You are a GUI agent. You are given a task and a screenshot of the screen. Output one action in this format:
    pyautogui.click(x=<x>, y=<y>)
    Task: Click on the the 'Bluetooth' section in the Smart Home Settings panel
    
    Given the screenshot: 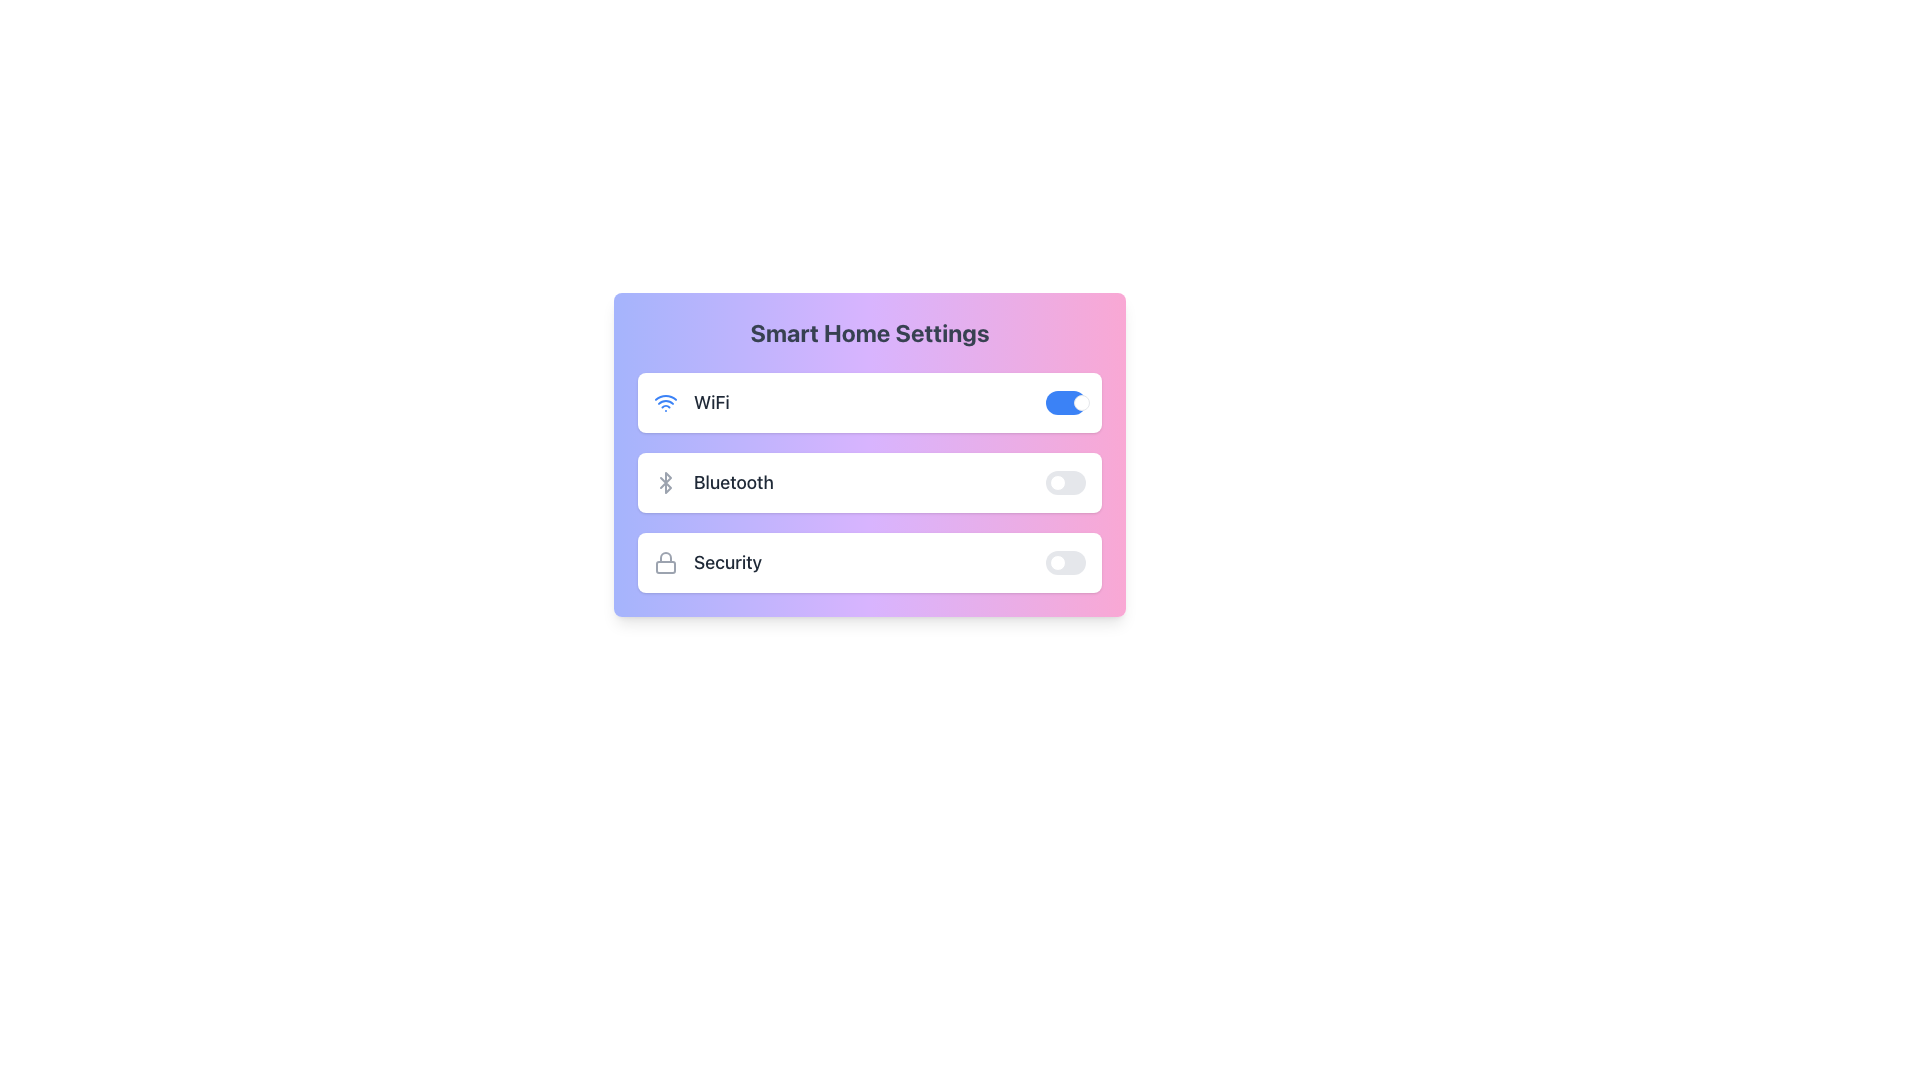 What is the action you would take?
    pyautogui.click(x=869, y=482)
    